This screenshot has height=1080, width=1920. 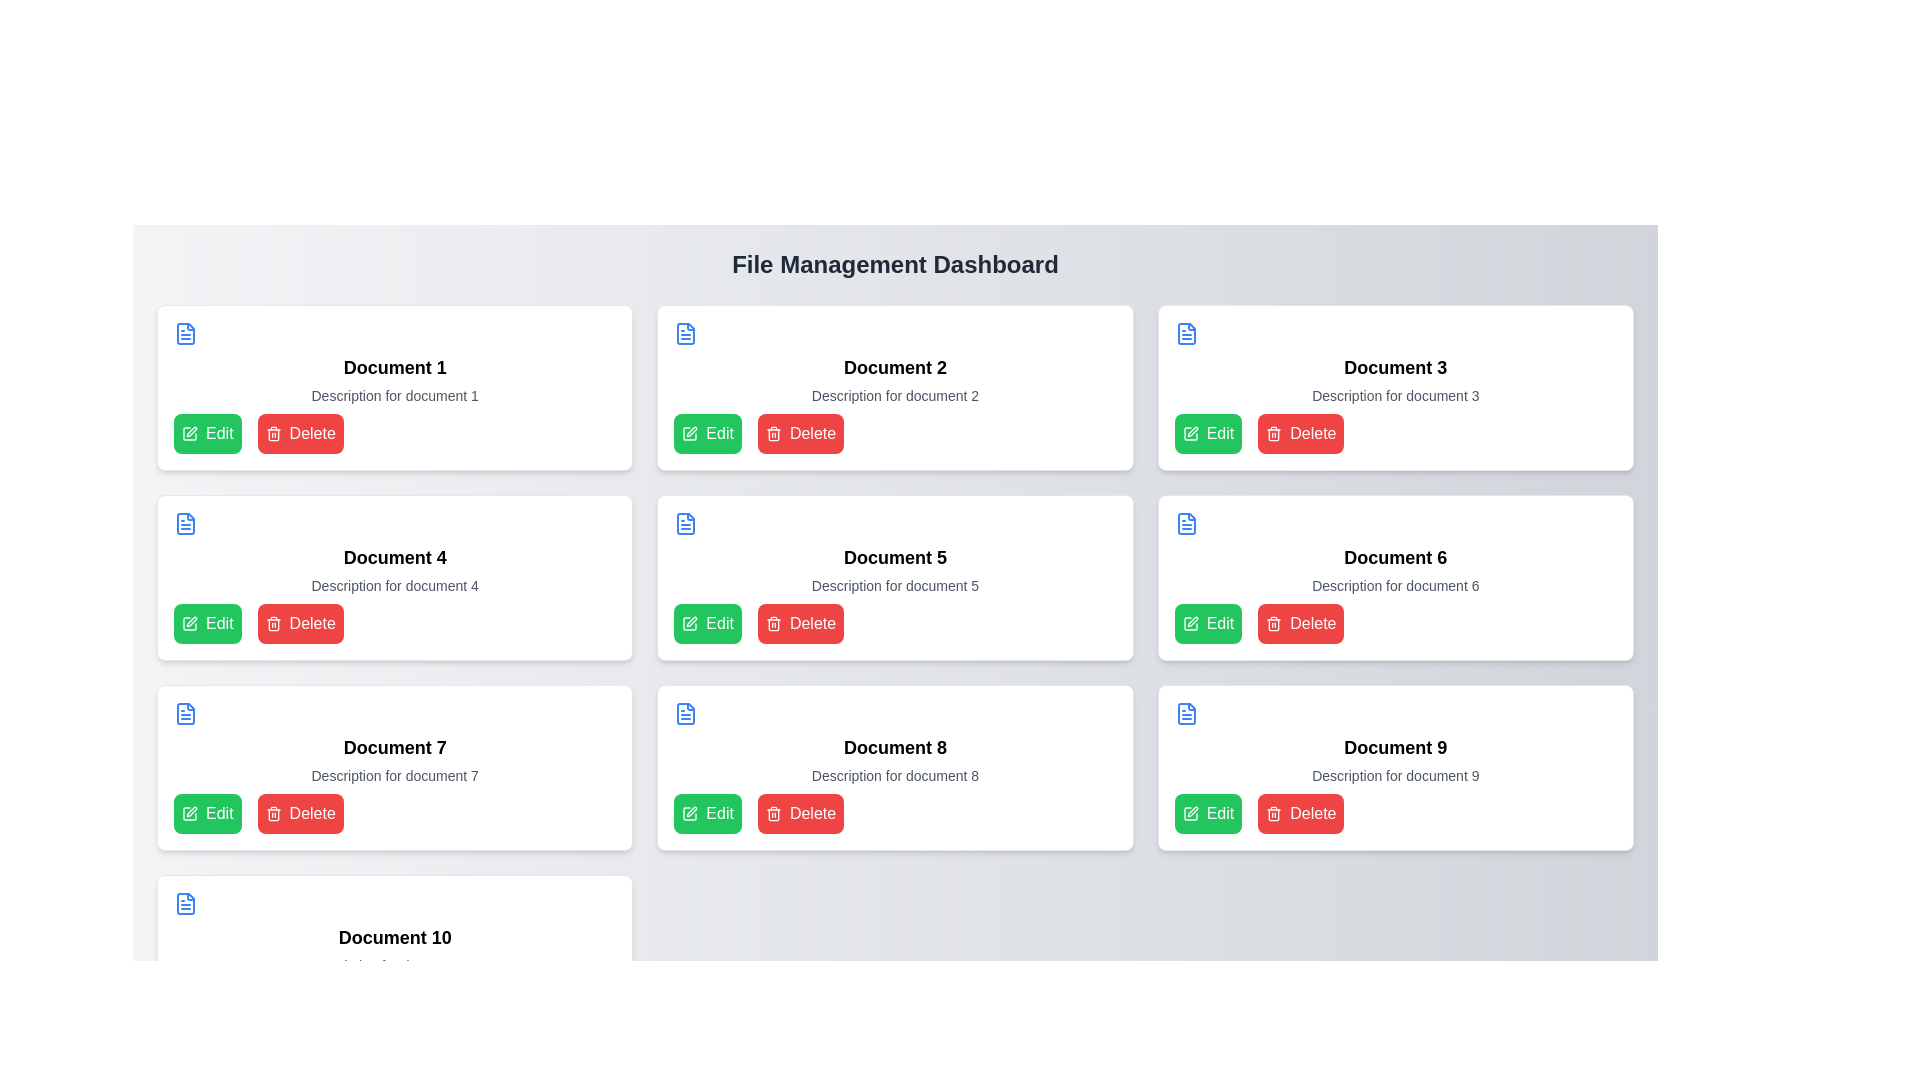 I want to click on the edit icon resembling a pen for 'Document 3', so click(x=1192, y=431).